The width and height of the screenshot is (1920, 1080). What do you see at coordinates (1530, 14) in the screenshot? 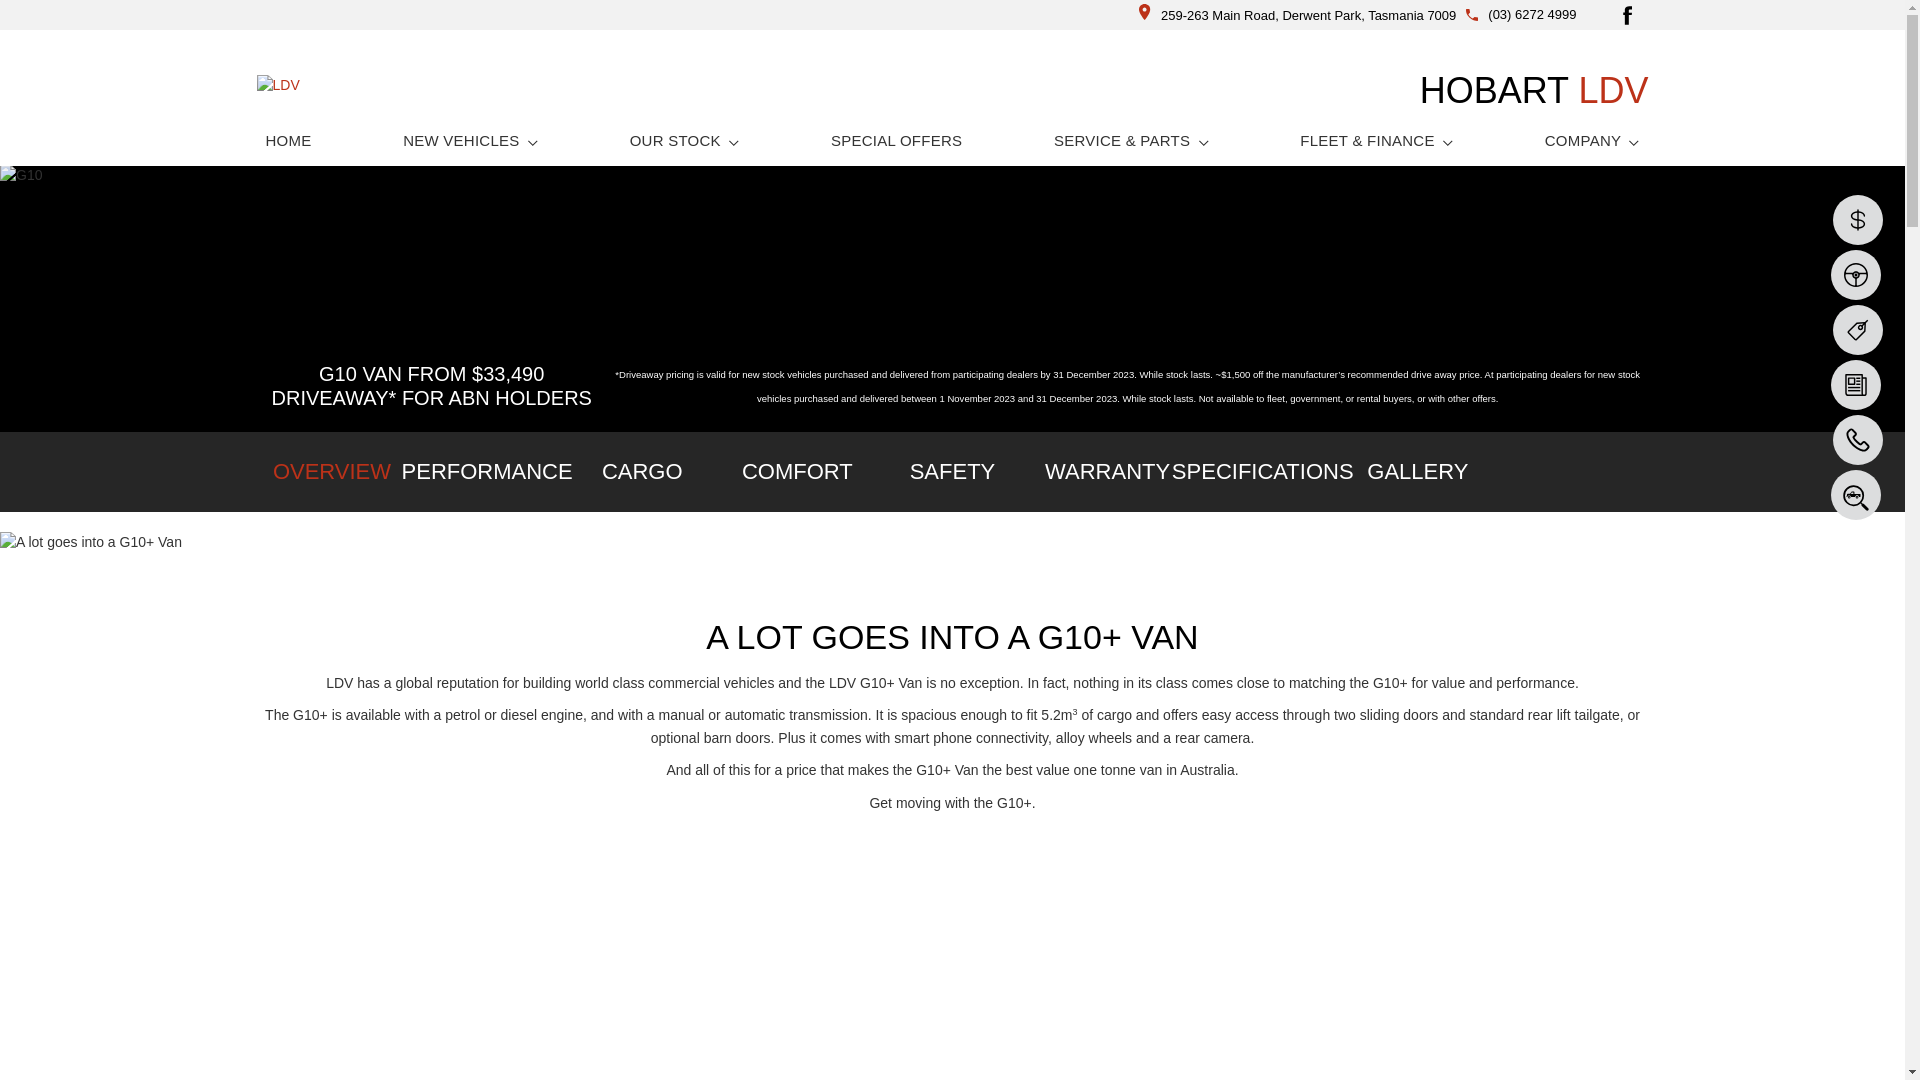
I see `'(03) 6272 4999'` at bounding box center [1530, 14].